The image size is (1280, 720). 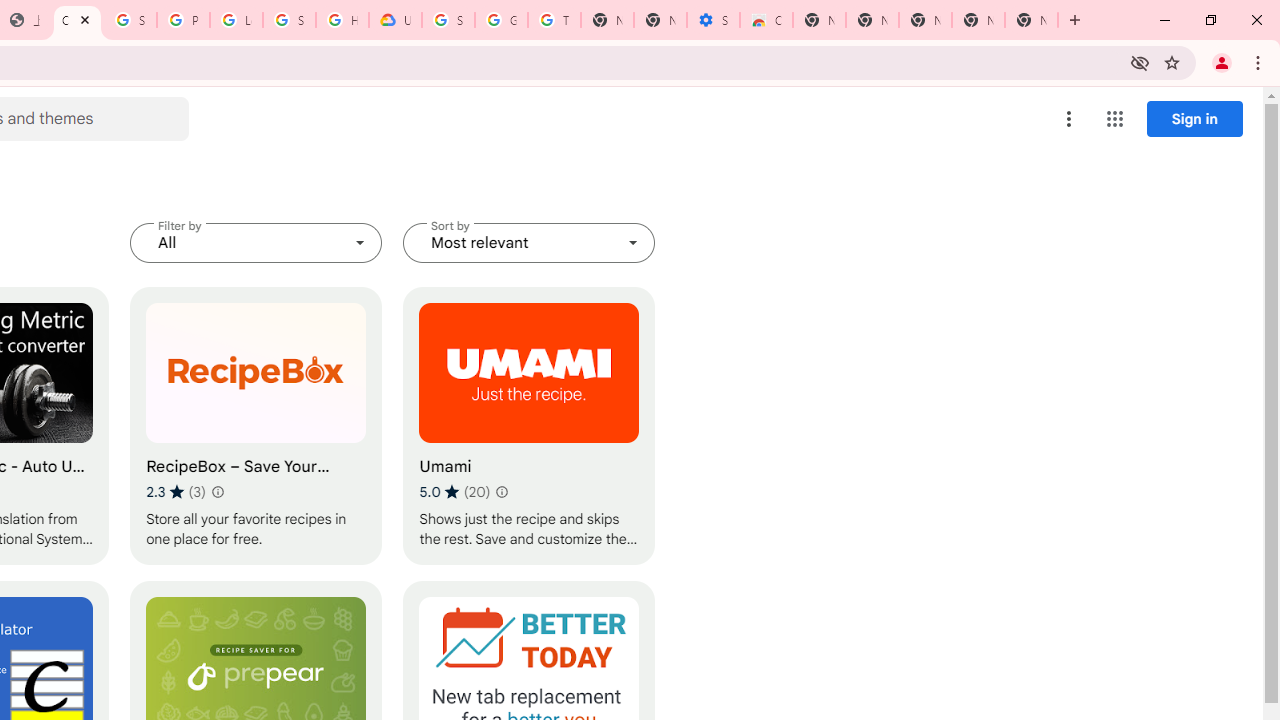 What do you see at coordinates (529, 242) in the screenshot?
I see `'Sort by Most relevant'` at bounding box center [529, 242].